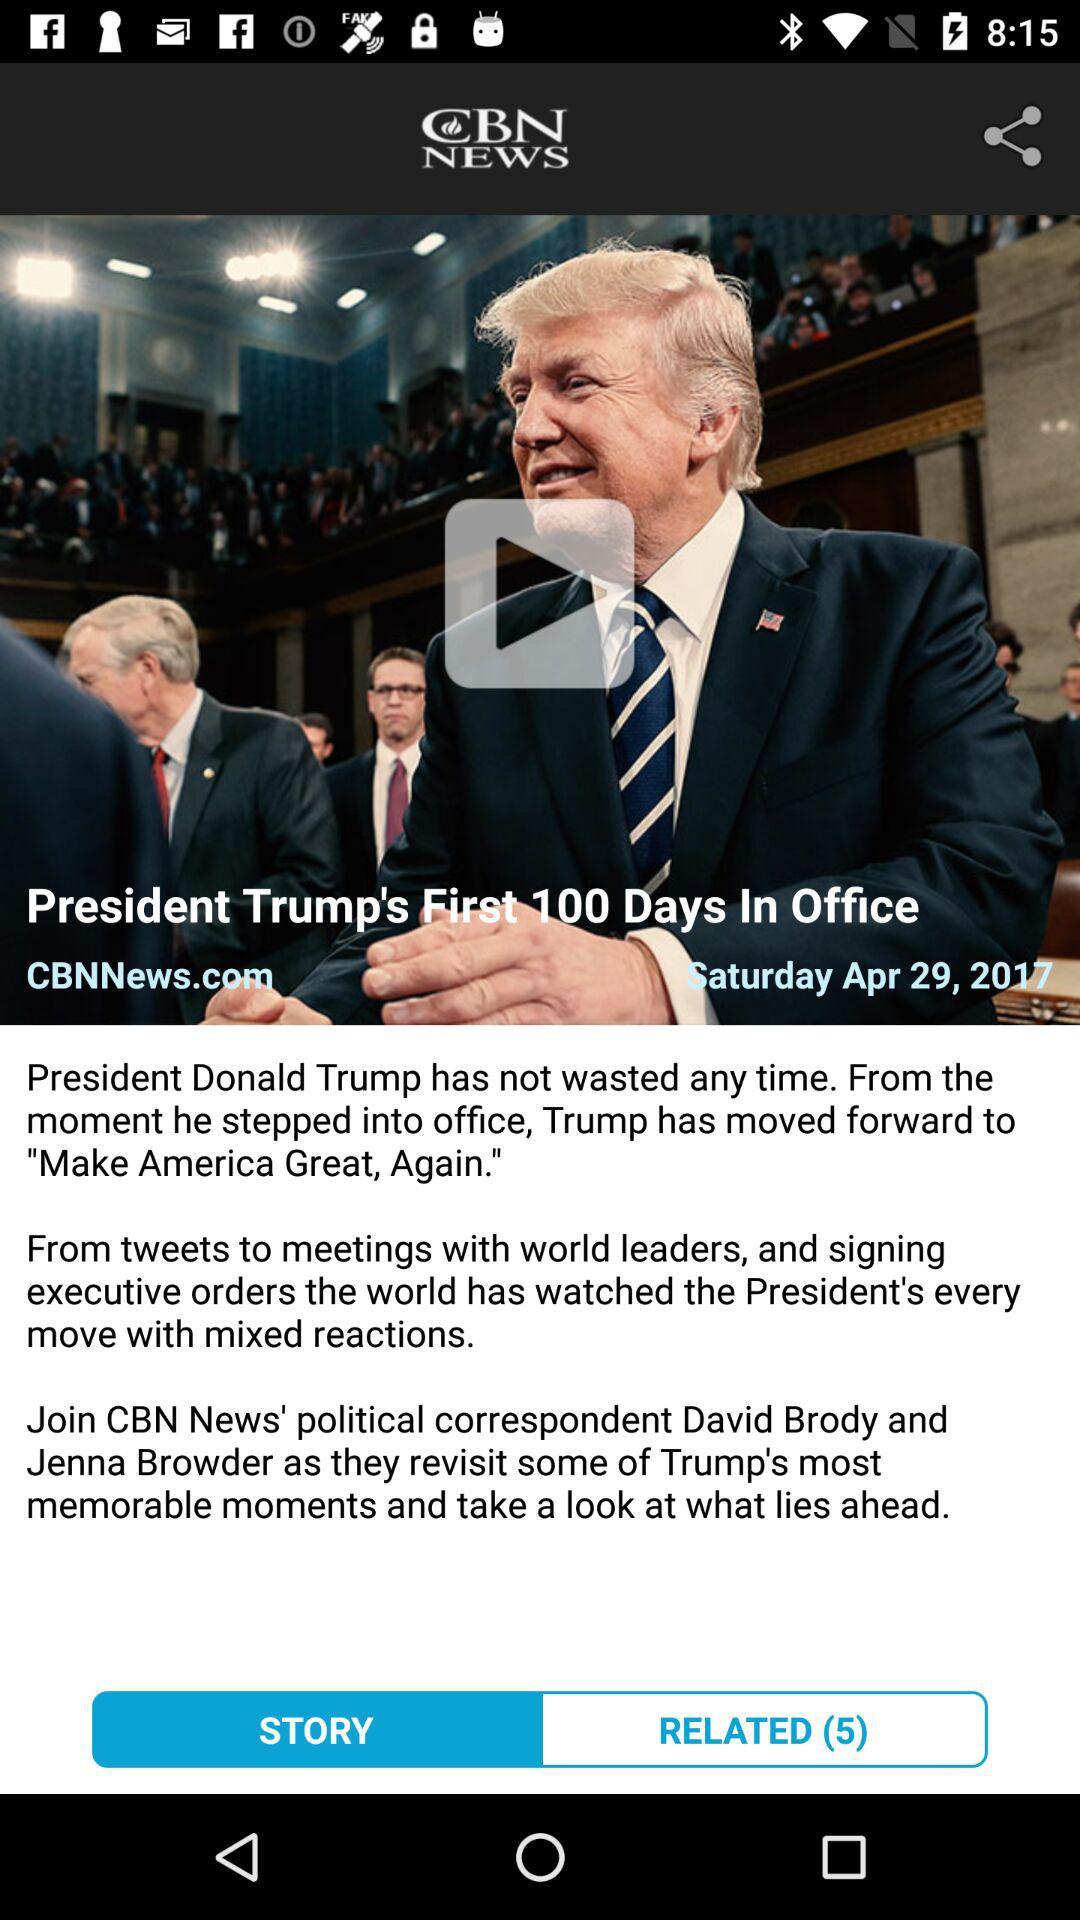  I want to click on the icon next to story icon, so click(763, 1728).